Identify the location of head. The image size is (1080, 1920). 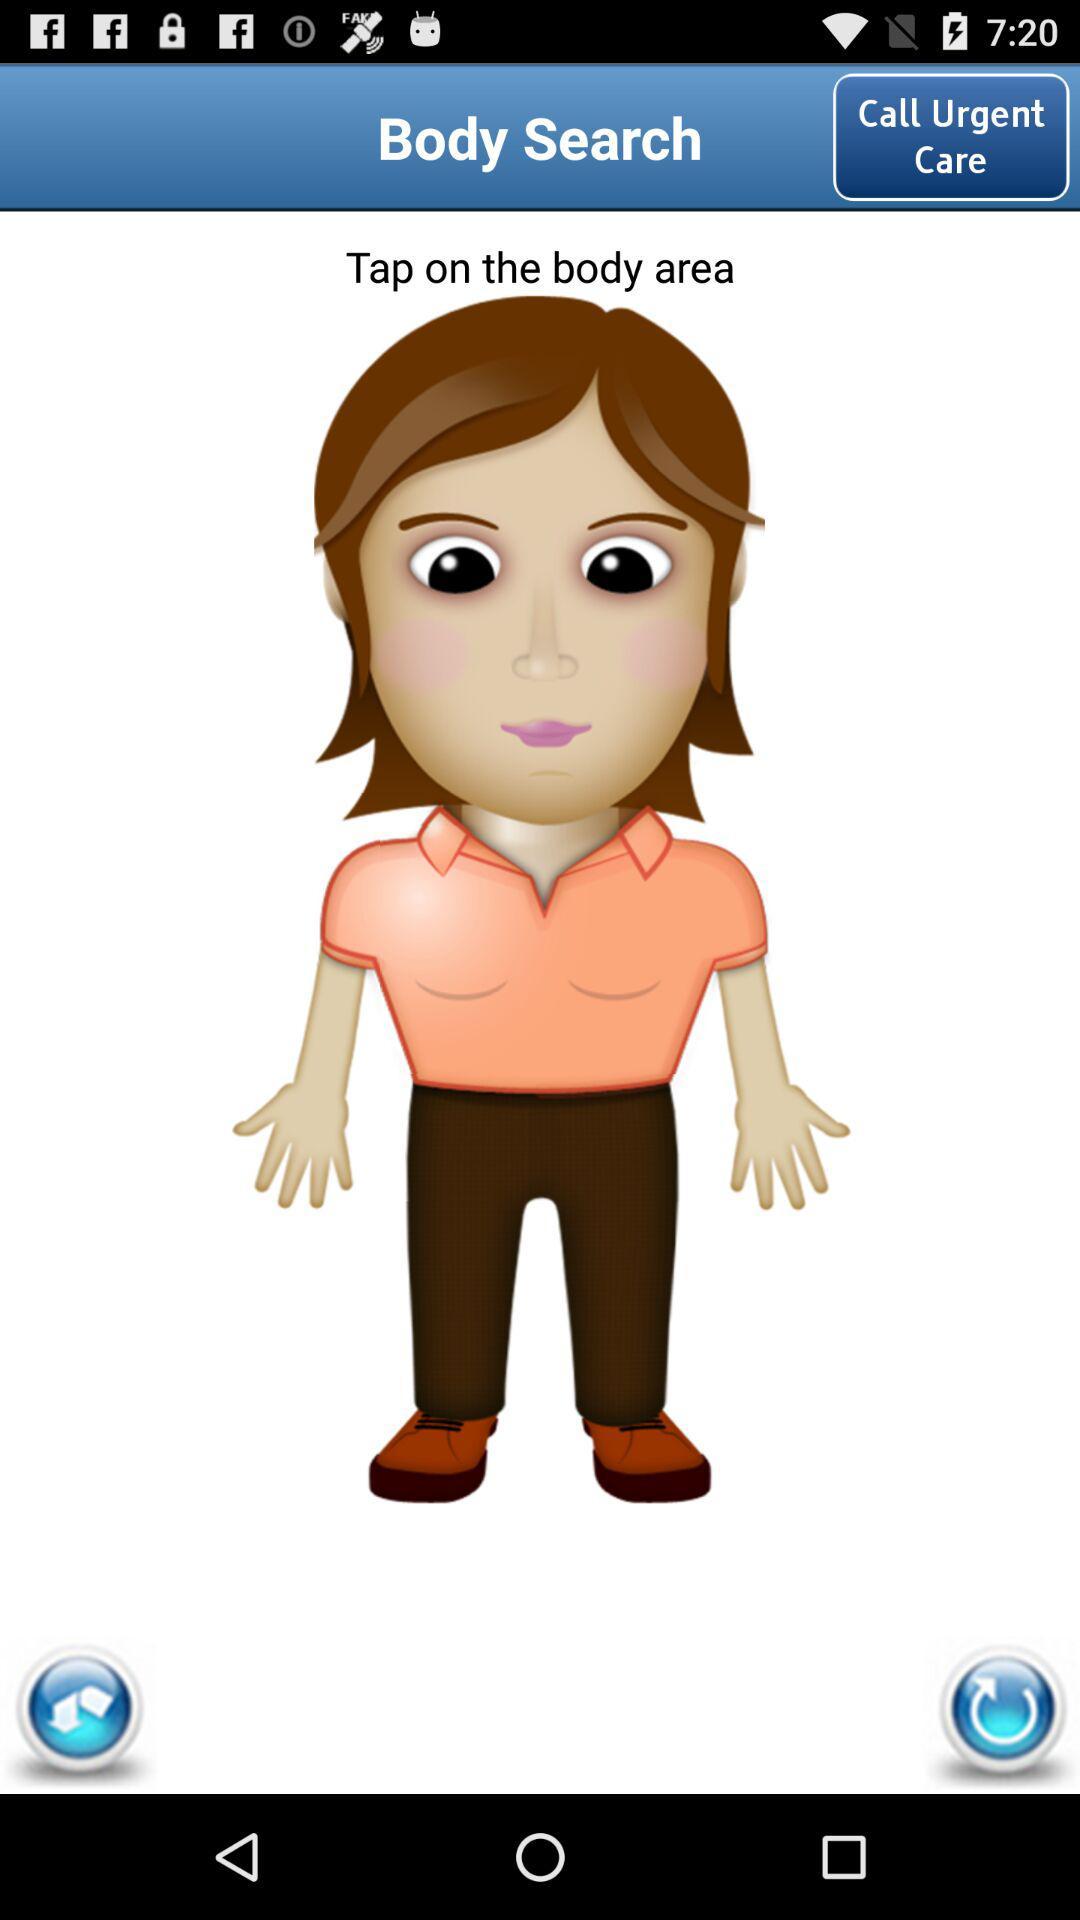
(538, 383).